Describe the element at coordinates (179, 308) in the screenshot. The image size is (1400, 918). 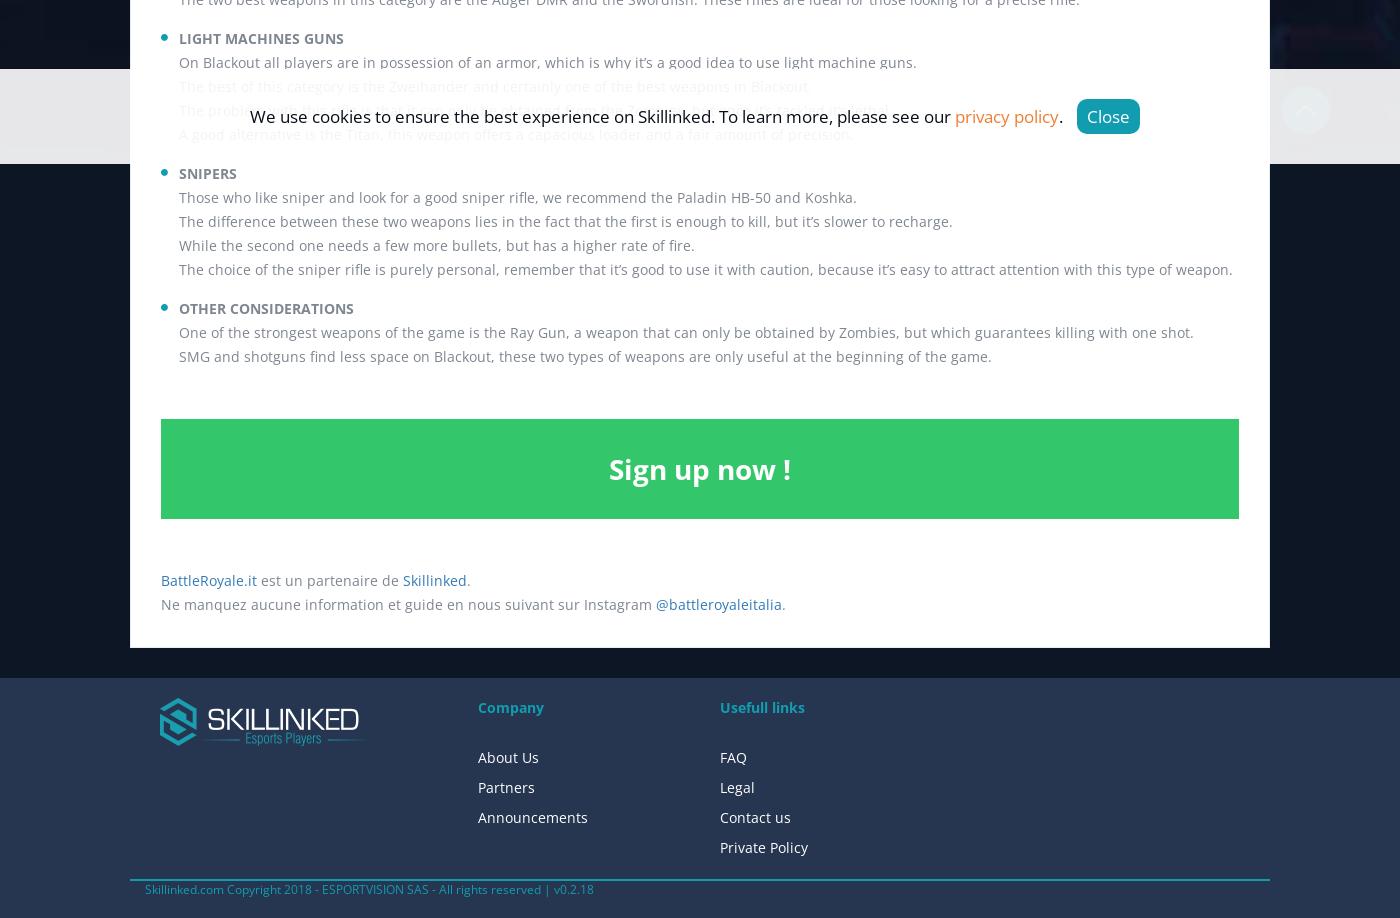
I see `'OTHER CONSIDERATIONS'` at that location.